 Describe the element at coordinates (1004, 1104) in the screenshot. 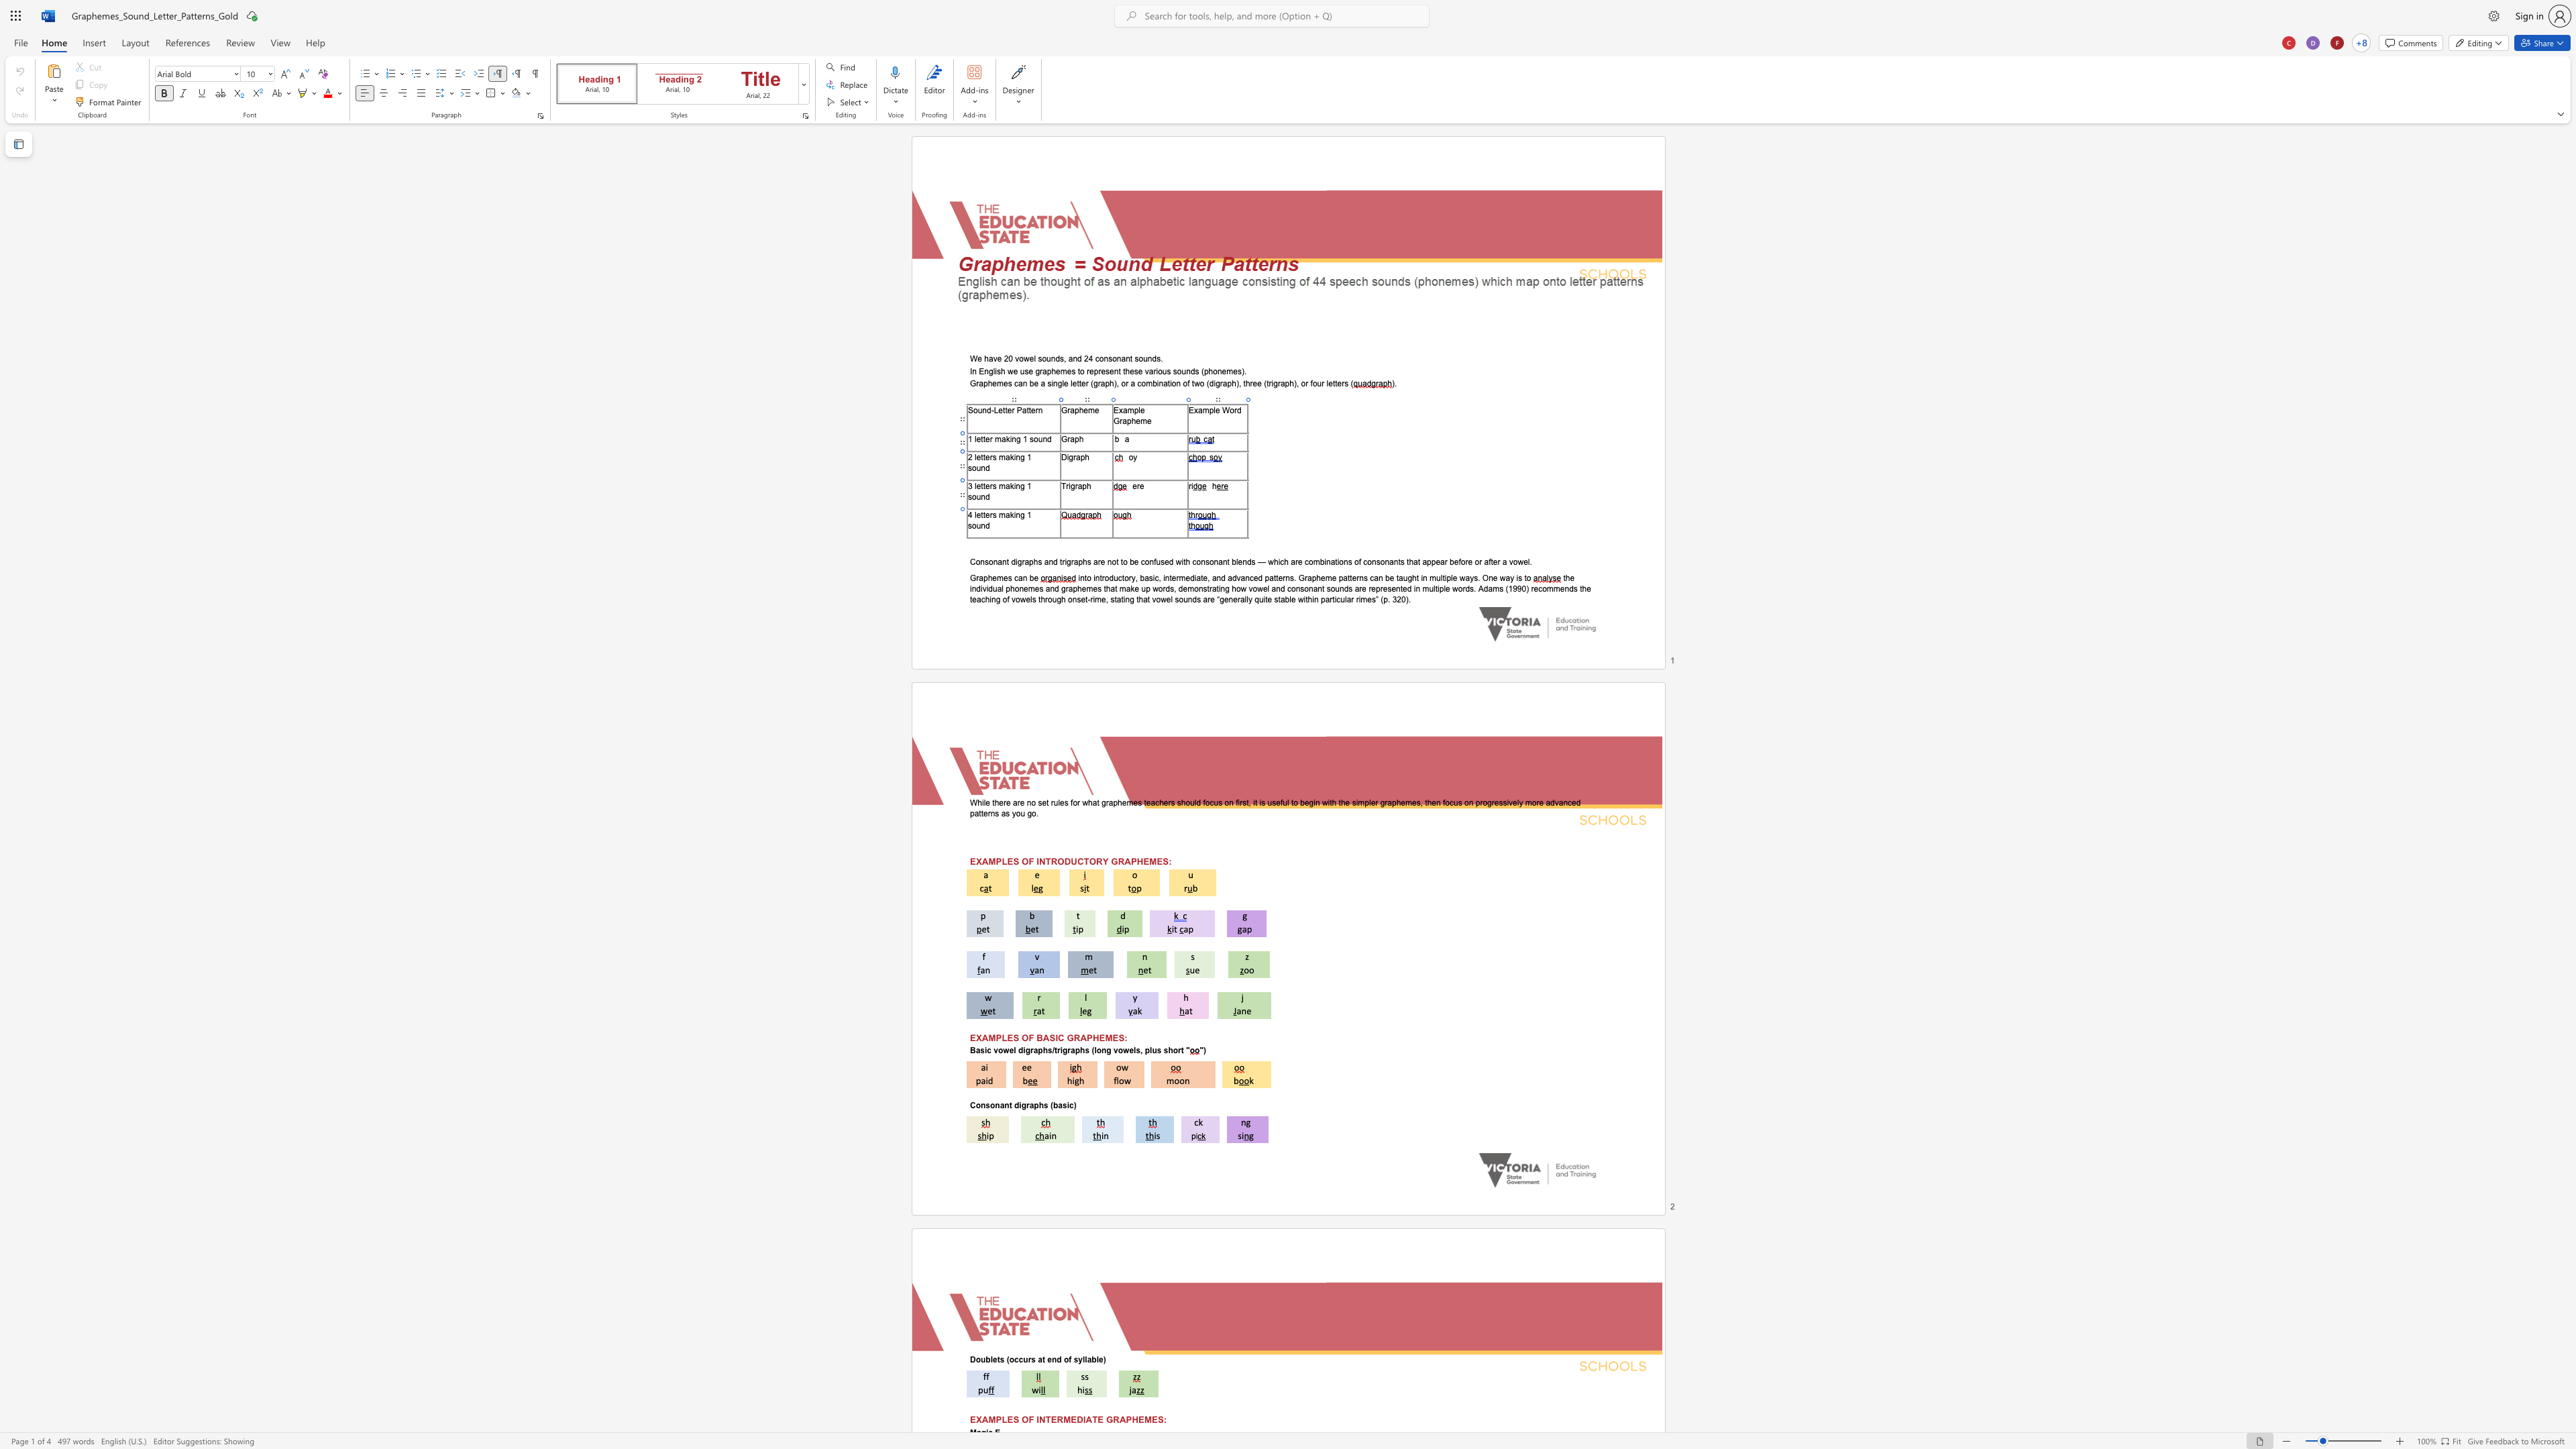

I see `the space between the continuous character "a" and "n" in the text` at that location.